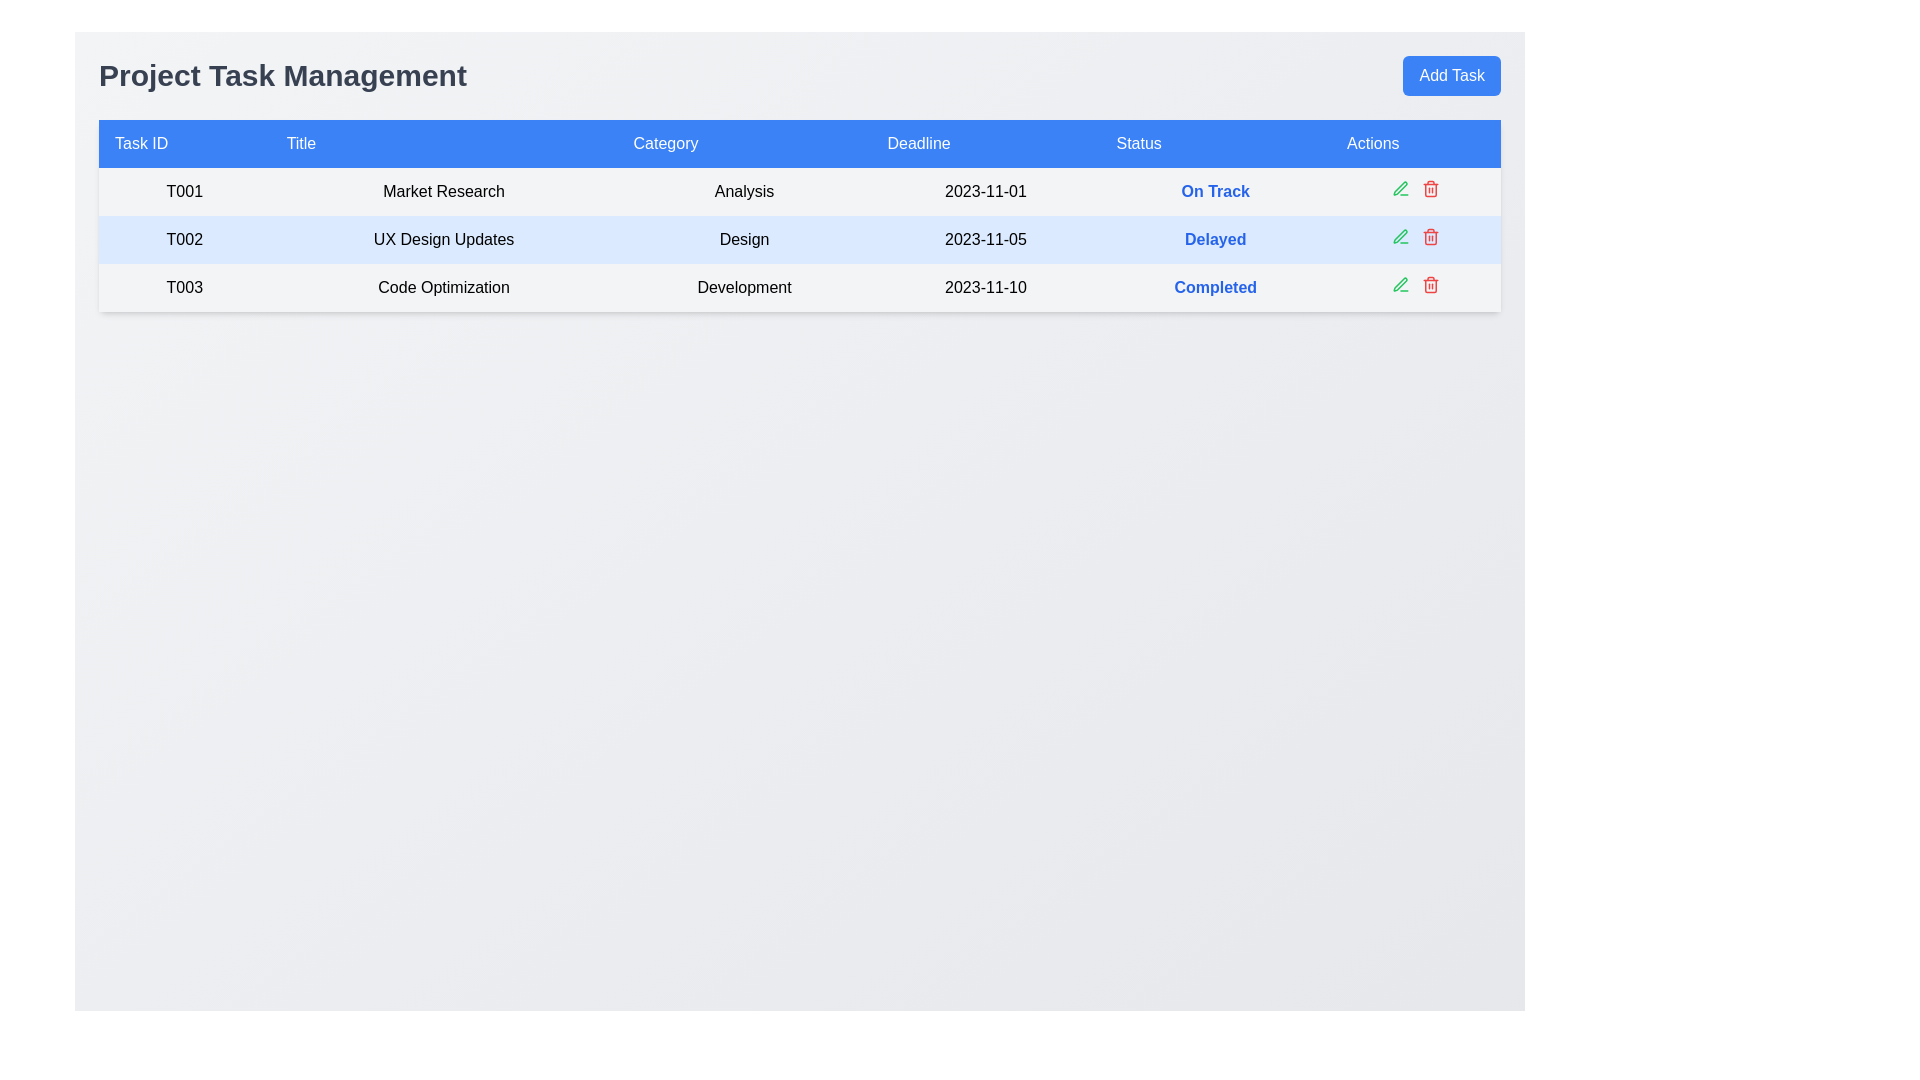  I want to click on text from the table cell displaying the date '2023-11-05' in the second row under the 'Deadline' column, which is center-aligned on a light blue background, so click(985, 238).